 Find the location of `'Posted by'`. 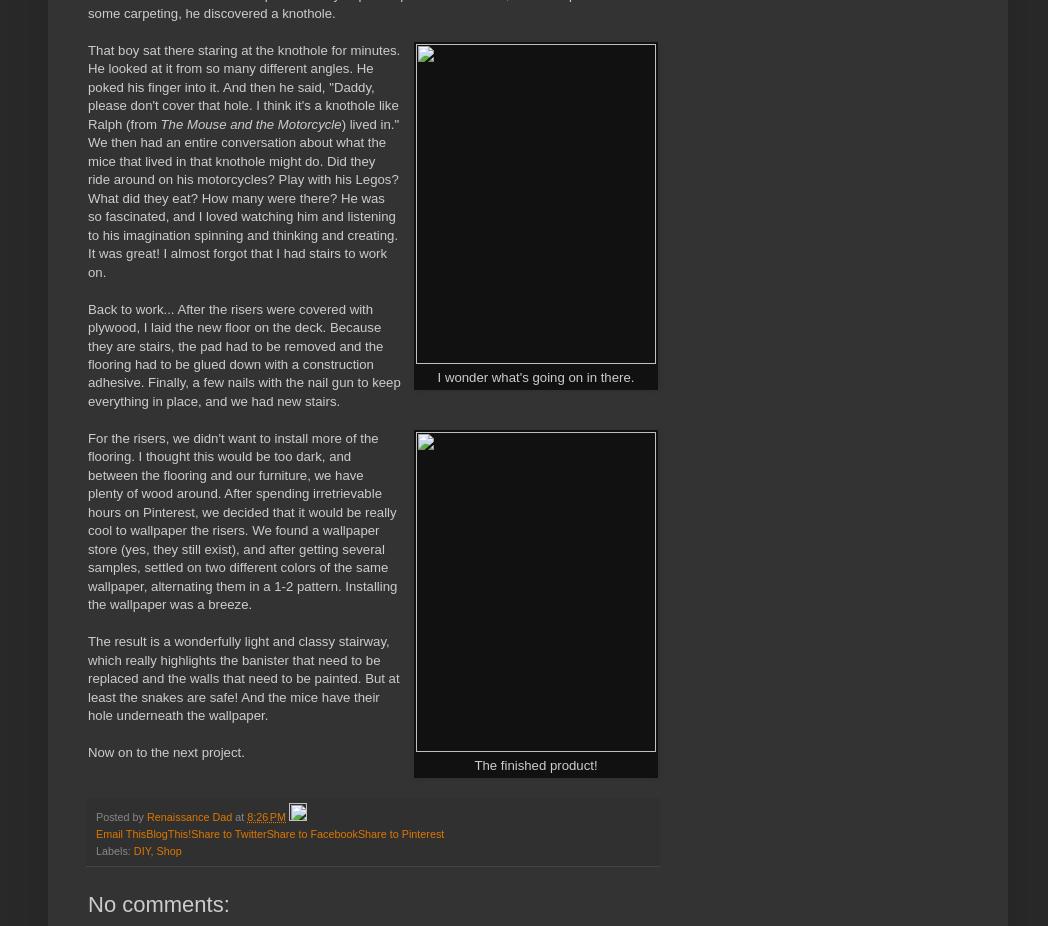

'Posted by' is located at coordinates (120, 815).